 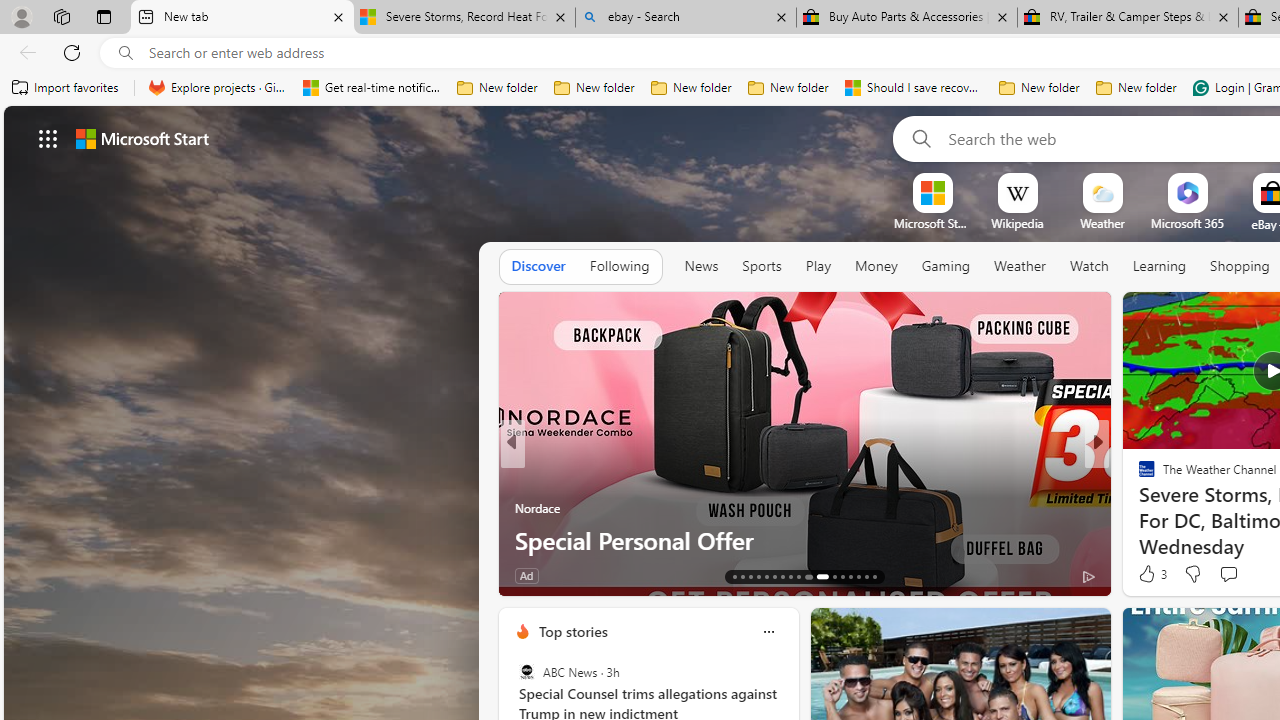 I want to click on 'AutomationID: tab-23', so click(x=820, y=577).